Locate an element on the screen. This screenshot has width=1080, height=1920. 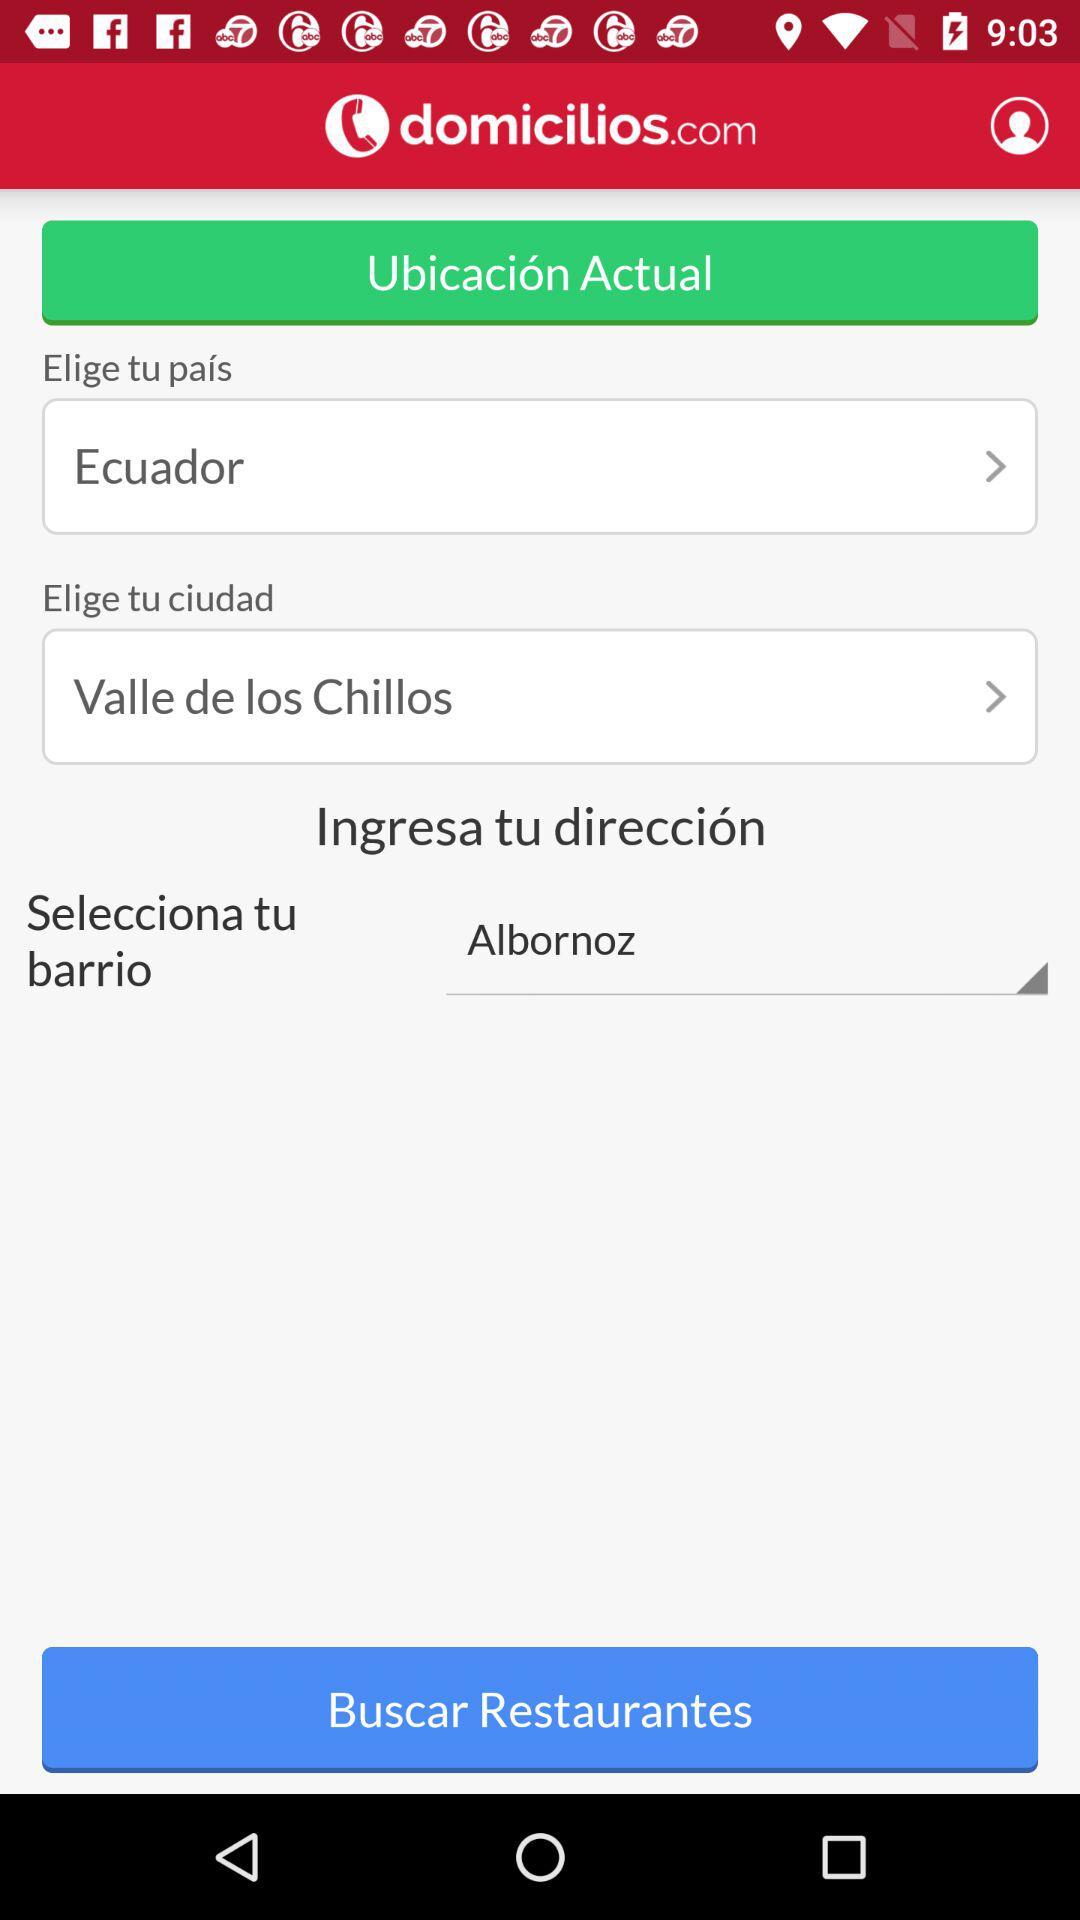
profile page option is located at coordinates (1019, 124).